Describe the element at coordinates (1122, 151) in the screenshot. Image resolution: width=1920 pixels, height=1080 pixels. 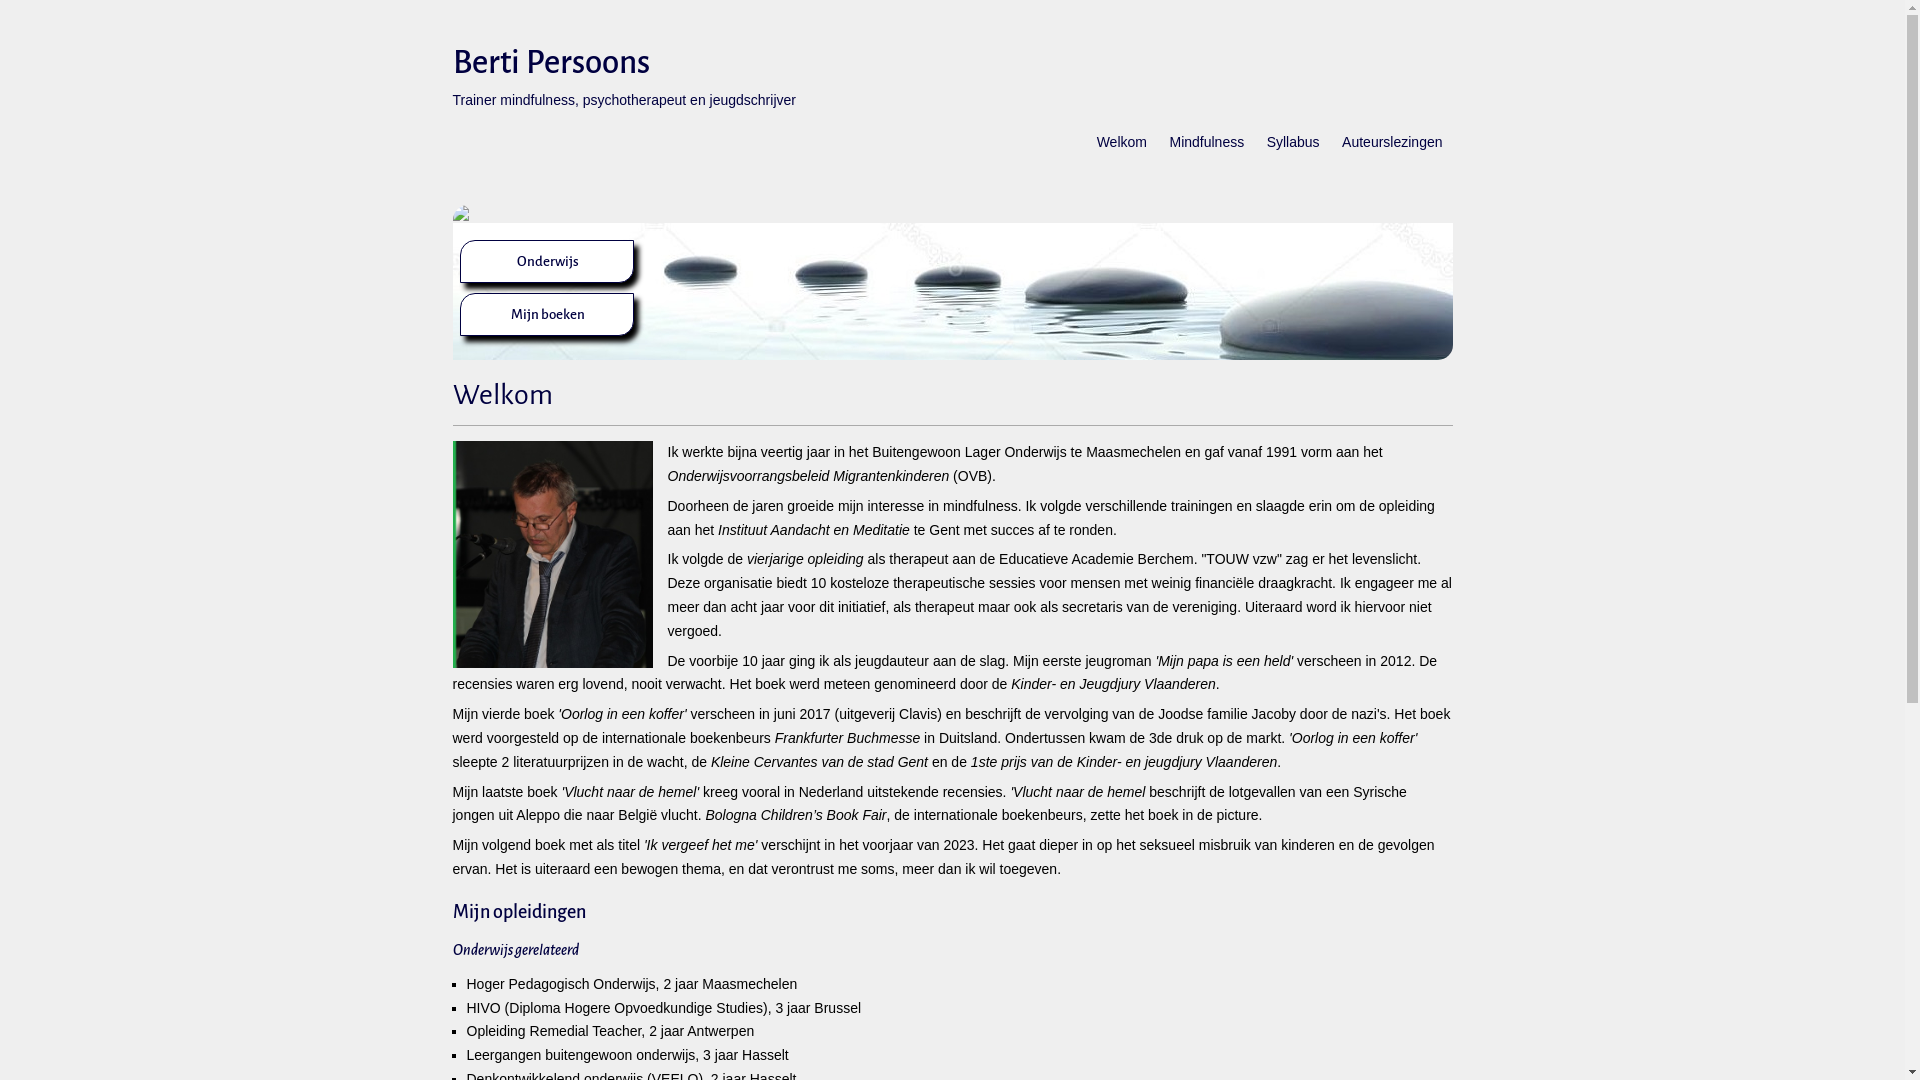
I see `'Welkom'` at that location.